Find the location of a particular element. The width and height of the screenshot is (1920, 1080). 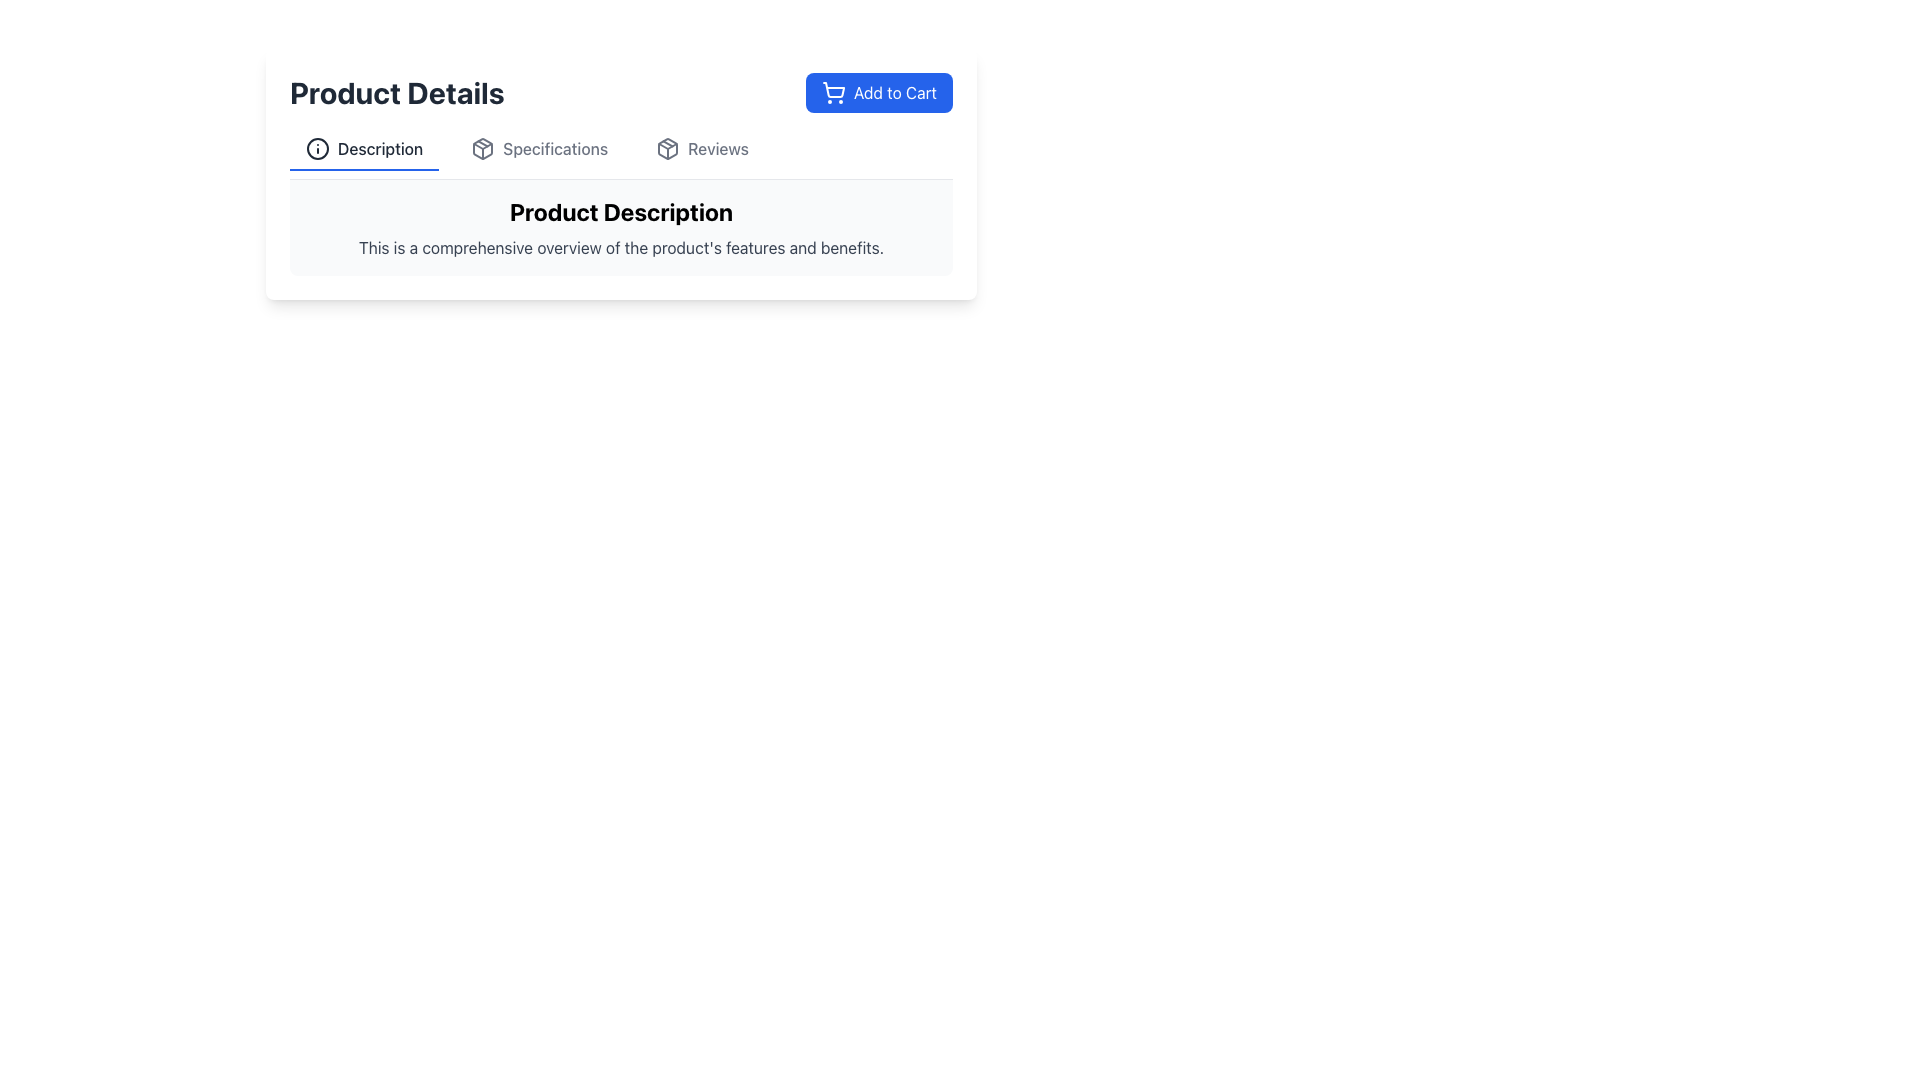

the Textual content block that contains the title 'Product Description' and the description text, which is located below the tabs for 'Description', 'Specifications', and 'Reviews' is located at coordinates (620, 226).